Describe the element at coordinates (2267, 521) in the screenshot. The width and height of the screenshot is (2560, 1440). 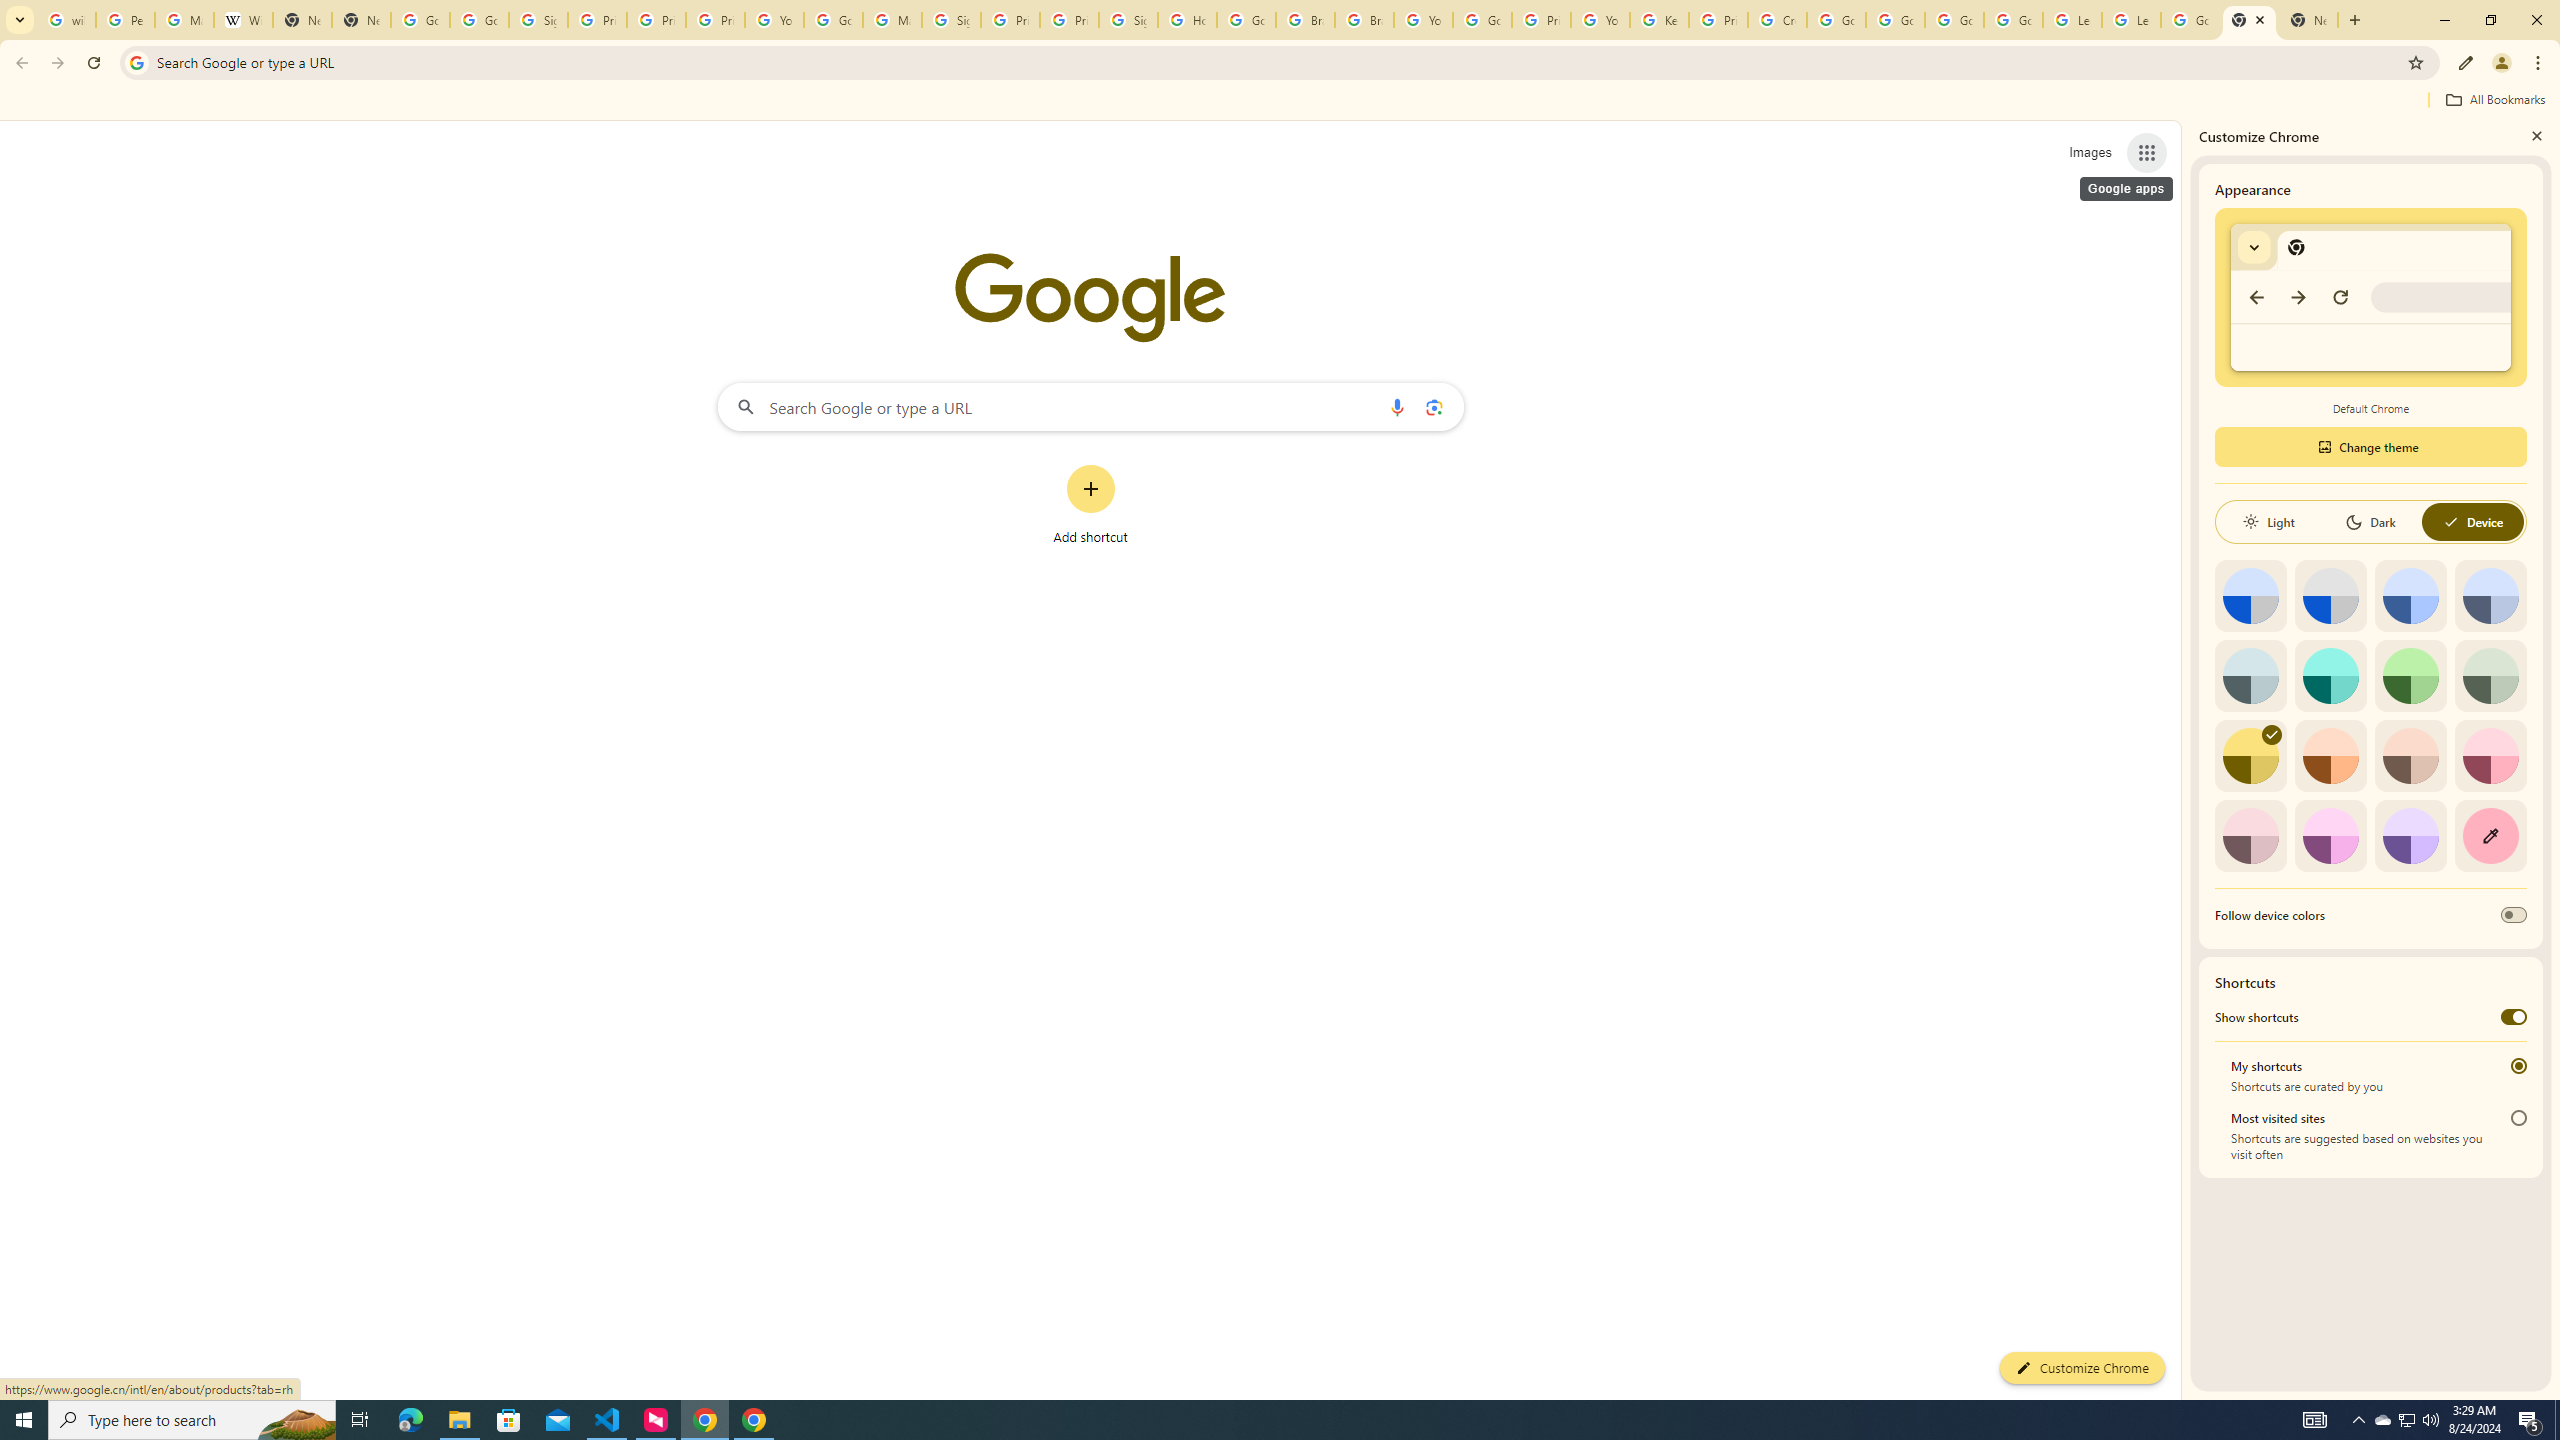
I see `'Light'` at that location.